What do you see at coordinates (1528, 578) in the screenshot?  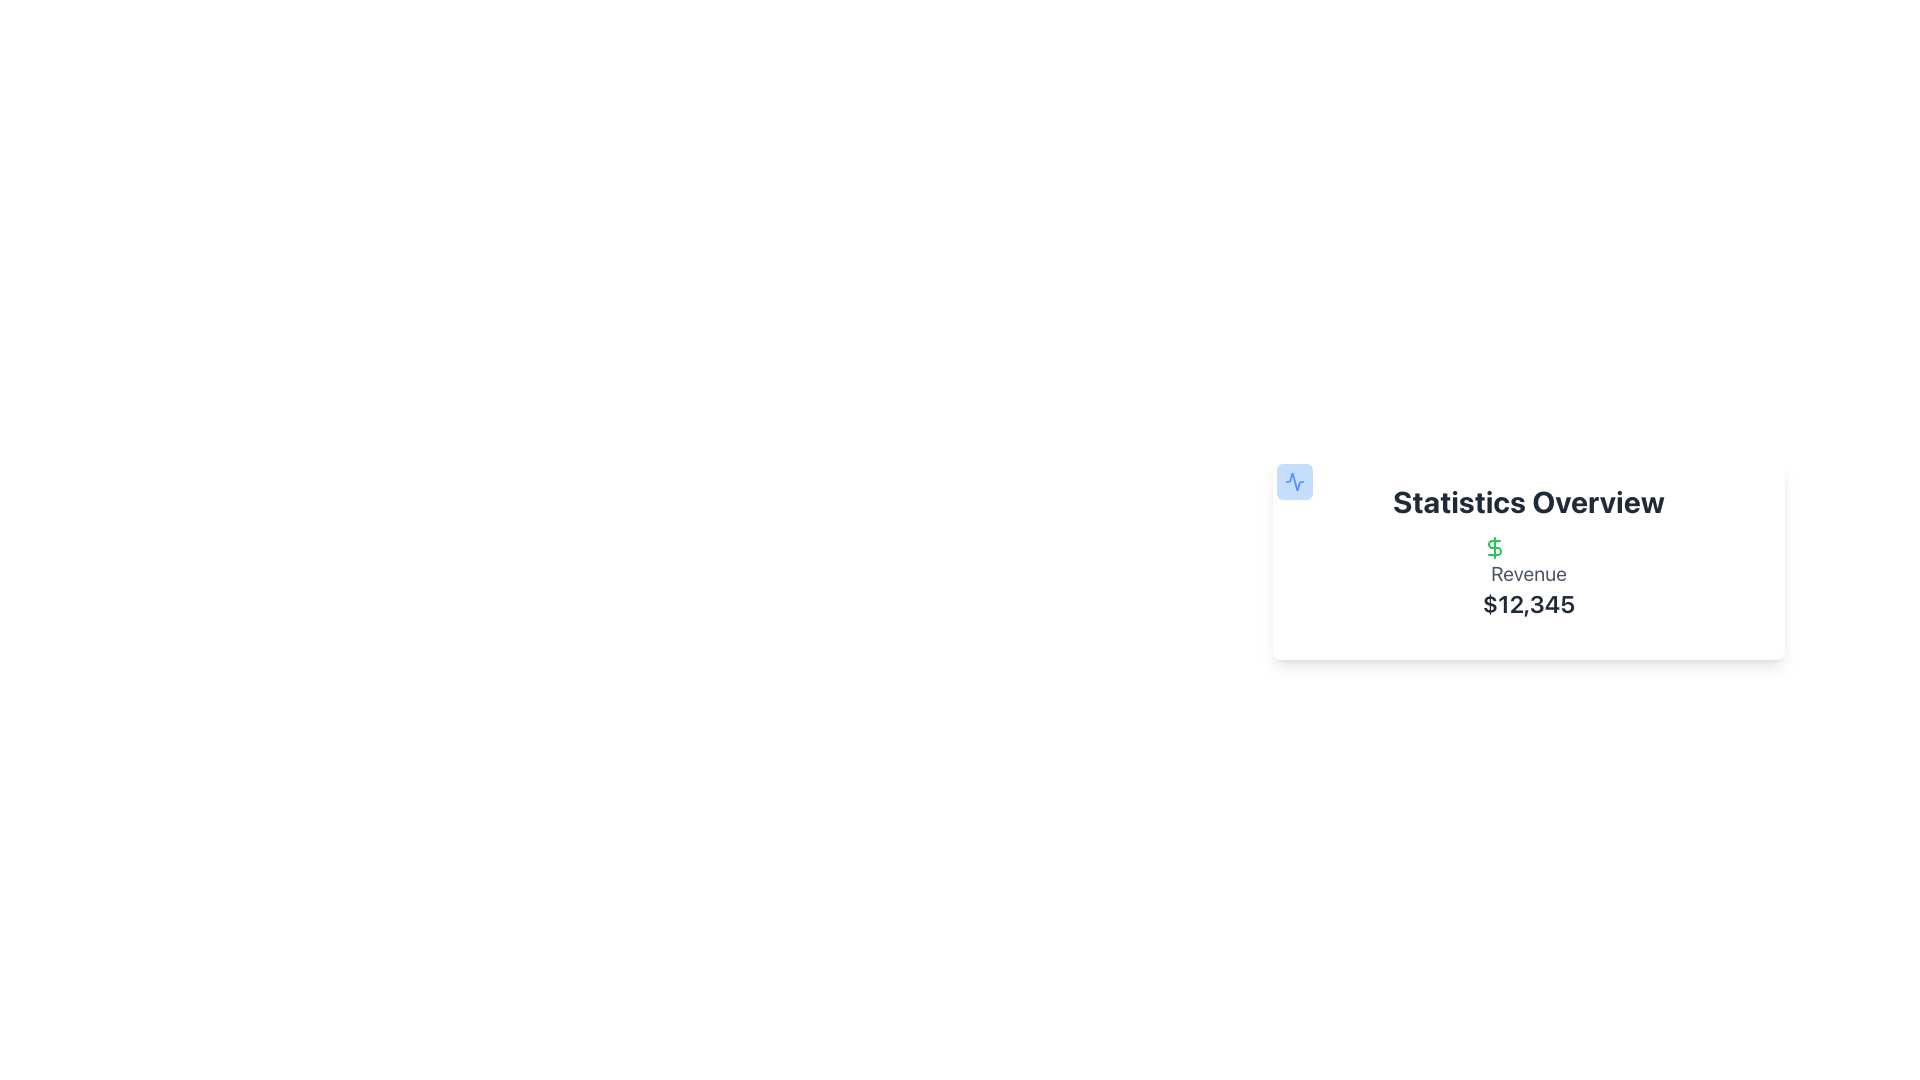 I see `displayed financial information from the Text block with an accompanying icon located within the 'Statistics Overview' card` at bounding box center [1528, 578].